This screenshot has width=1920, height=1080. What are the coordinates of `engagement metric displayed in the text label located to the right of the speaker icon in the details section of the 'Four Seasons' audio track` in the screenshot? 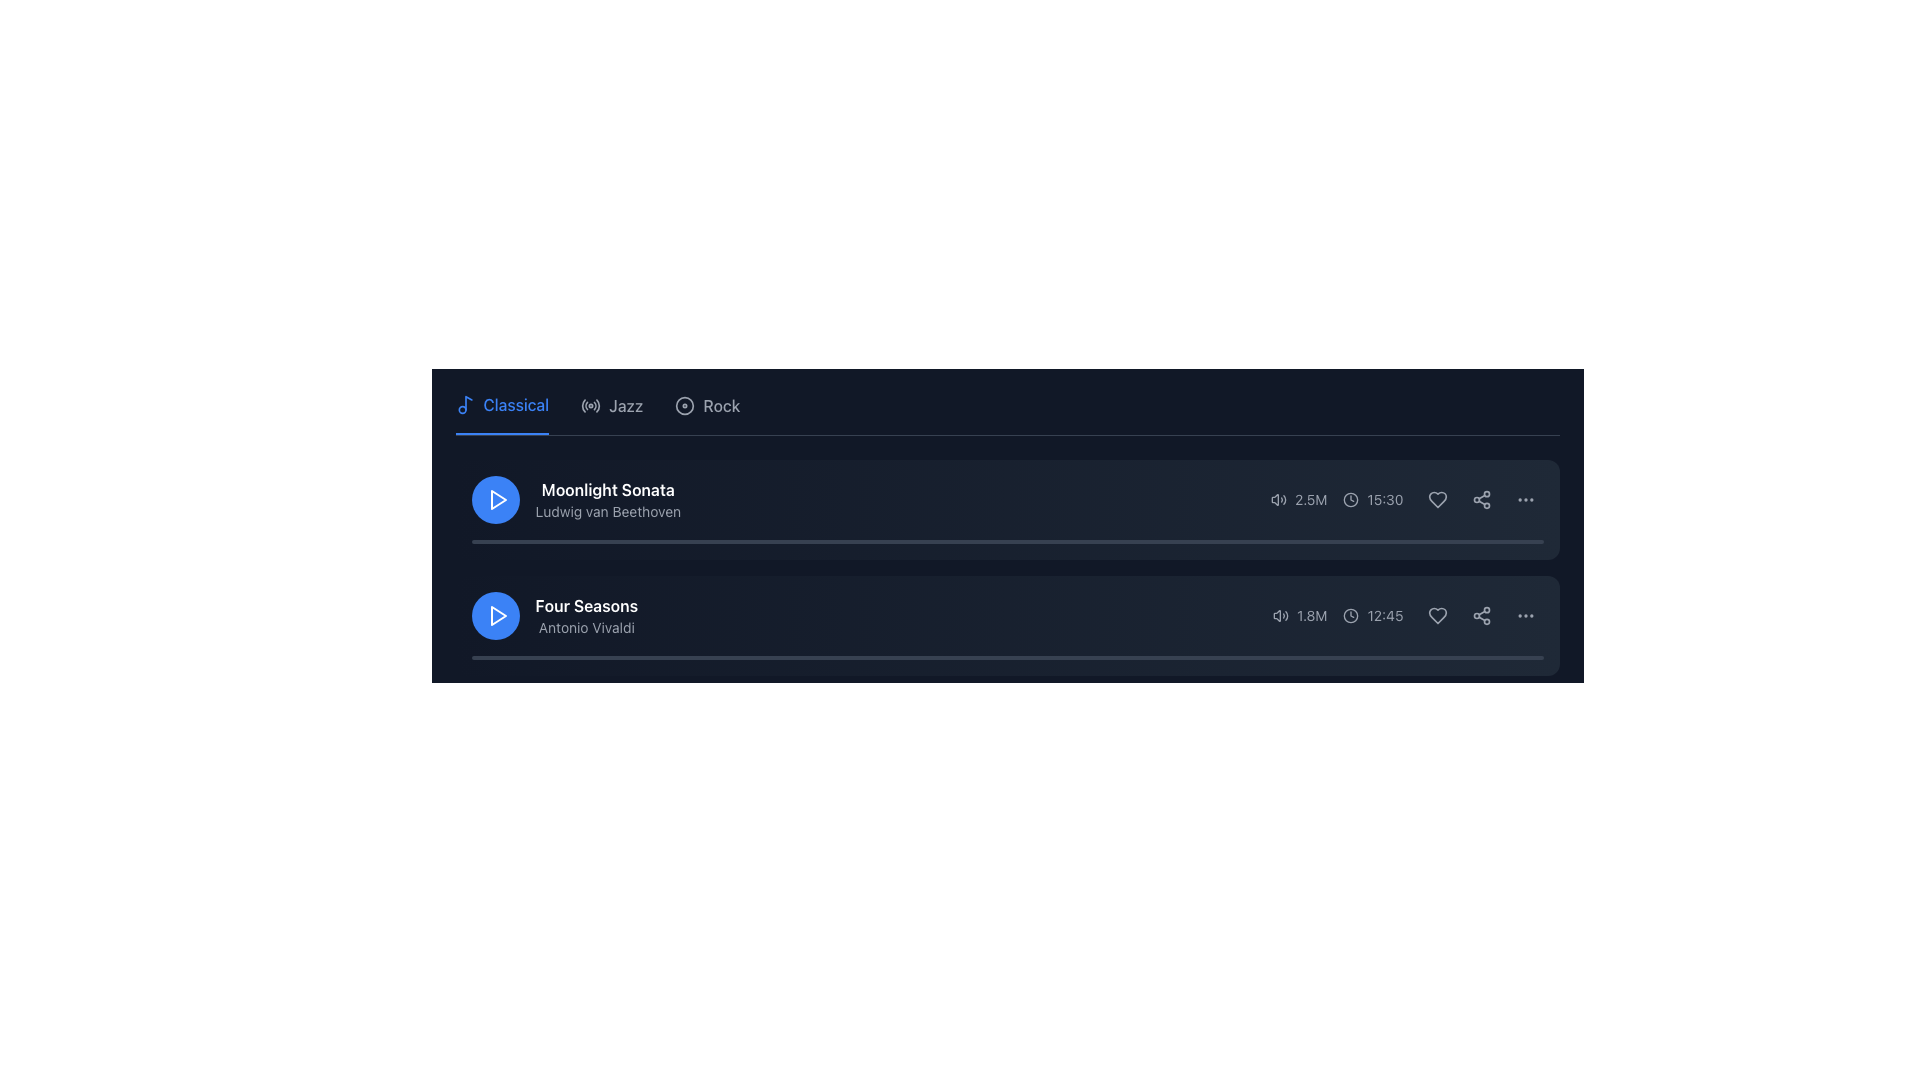 It's located at (1300, 615).